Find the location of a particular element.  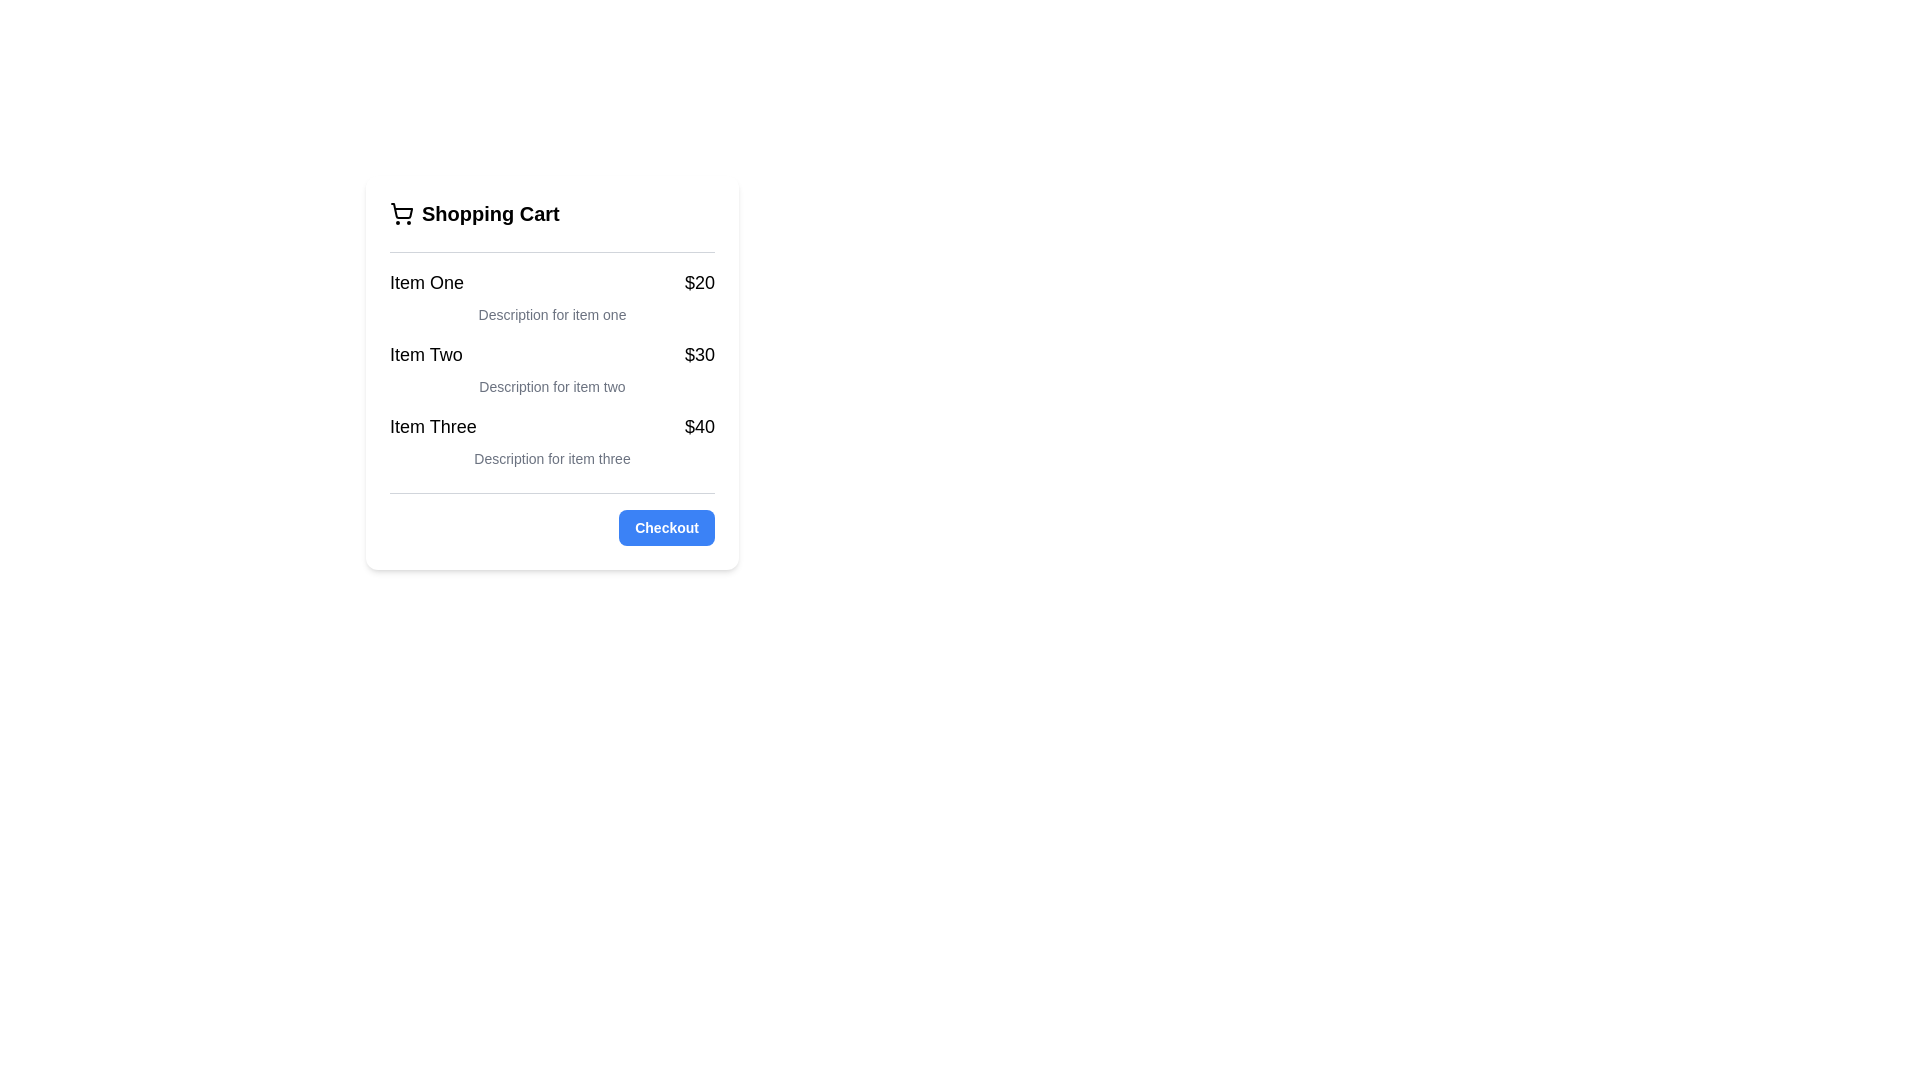

the text label displaying the amount '$30', which is bold and aligned to the right side of the content row for 'Item Two' in the shopping cart interface is located at coordinates (700, 353).